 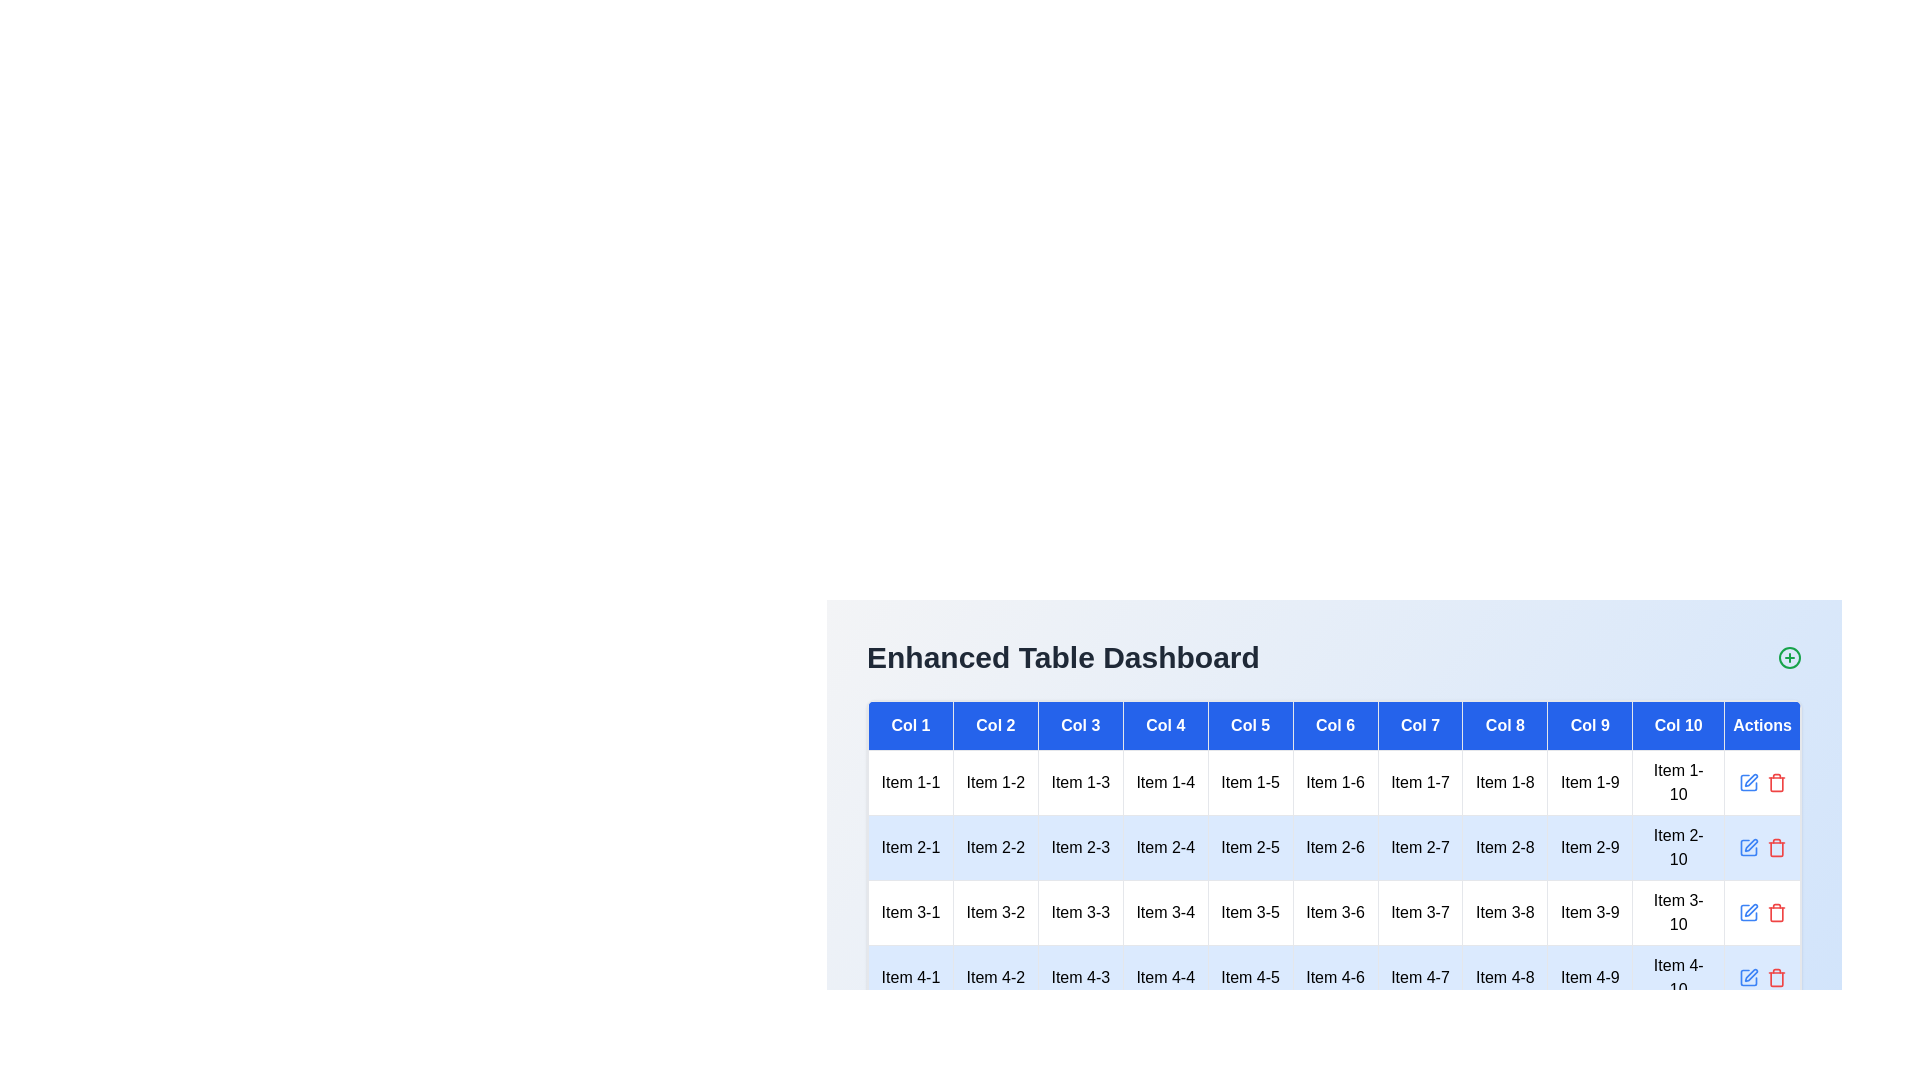 I want to click on the trash icon for the row labeled Item 4-10, so click(x=1776, y=977).